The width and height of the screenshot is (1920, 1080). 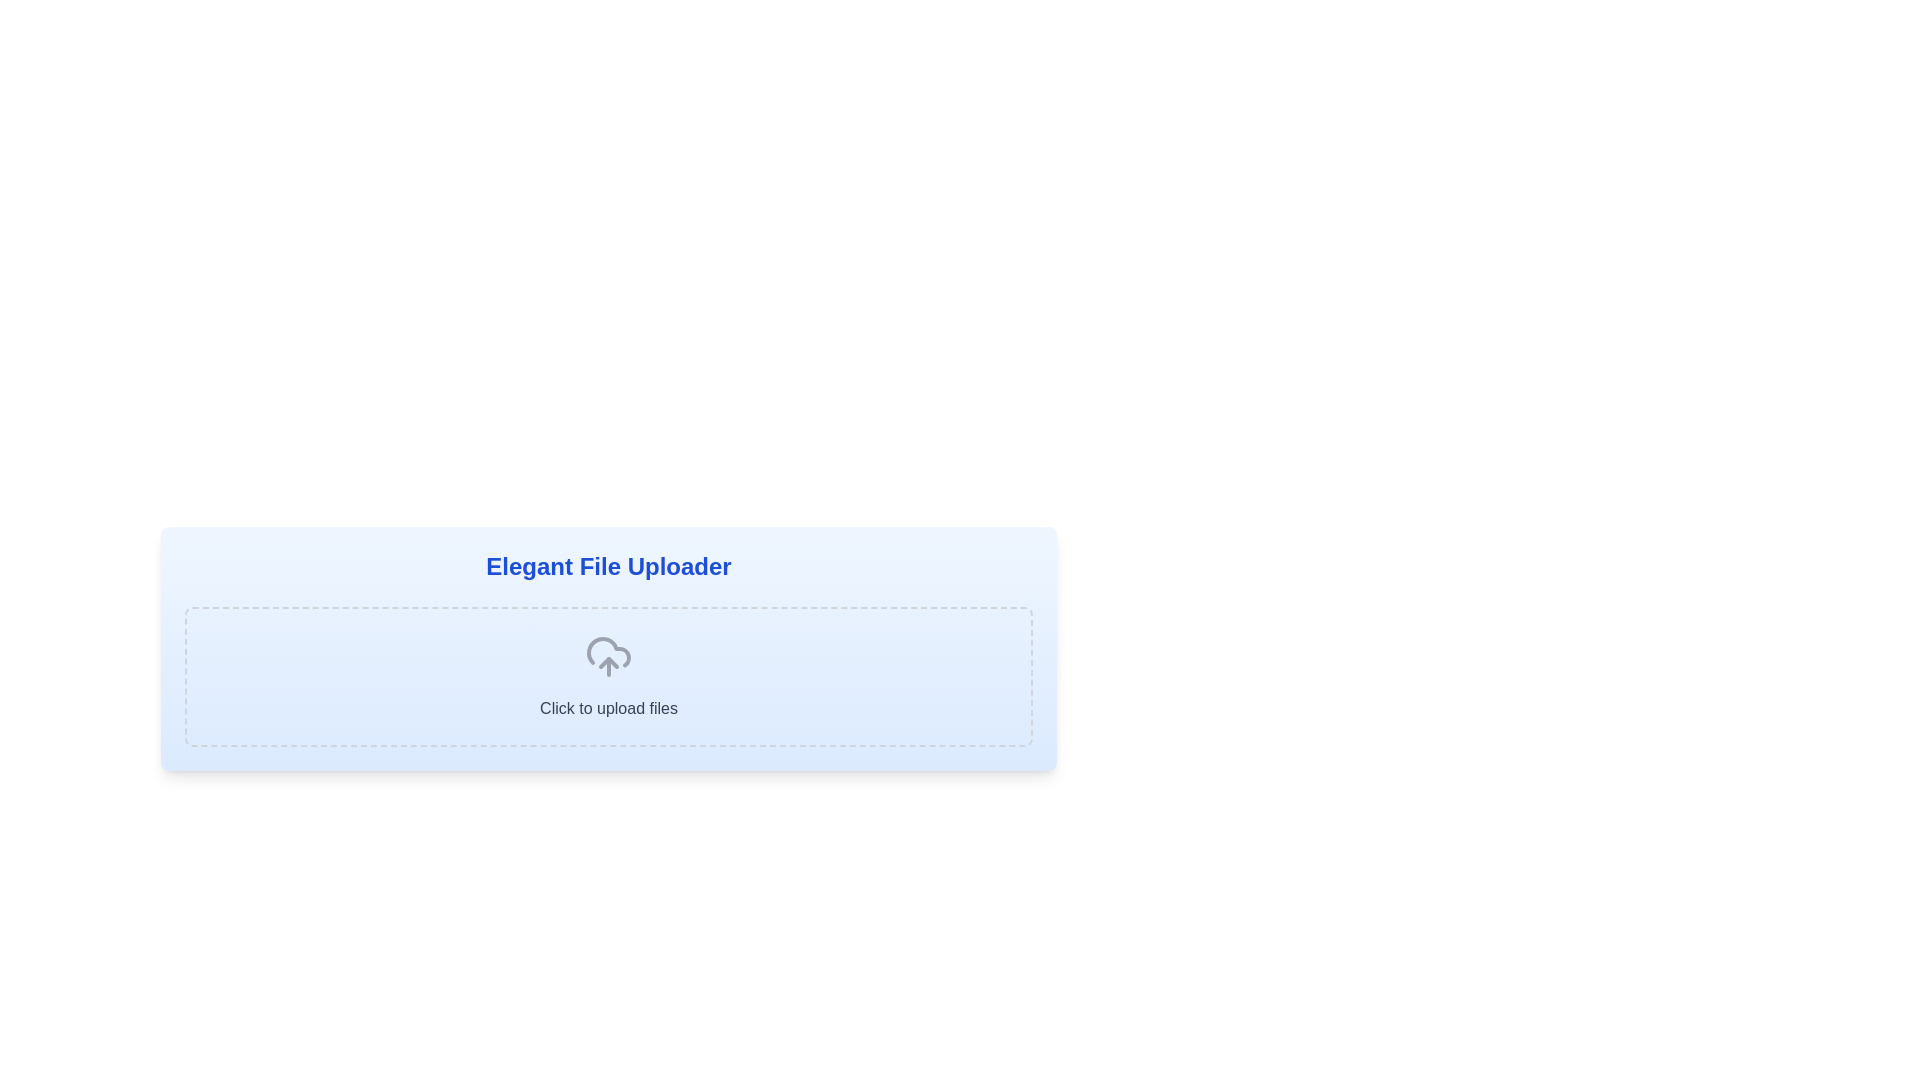 What do you see at coordinates (608, 676) in the screenshot?
I see `the Interactive upload button, which features a cloud icon with an upward arrow and the text 'Click to upload files', located centrally in the dashed rectangular box of the 'Elegant File Uploader' section` at bounding box center [608, 676].